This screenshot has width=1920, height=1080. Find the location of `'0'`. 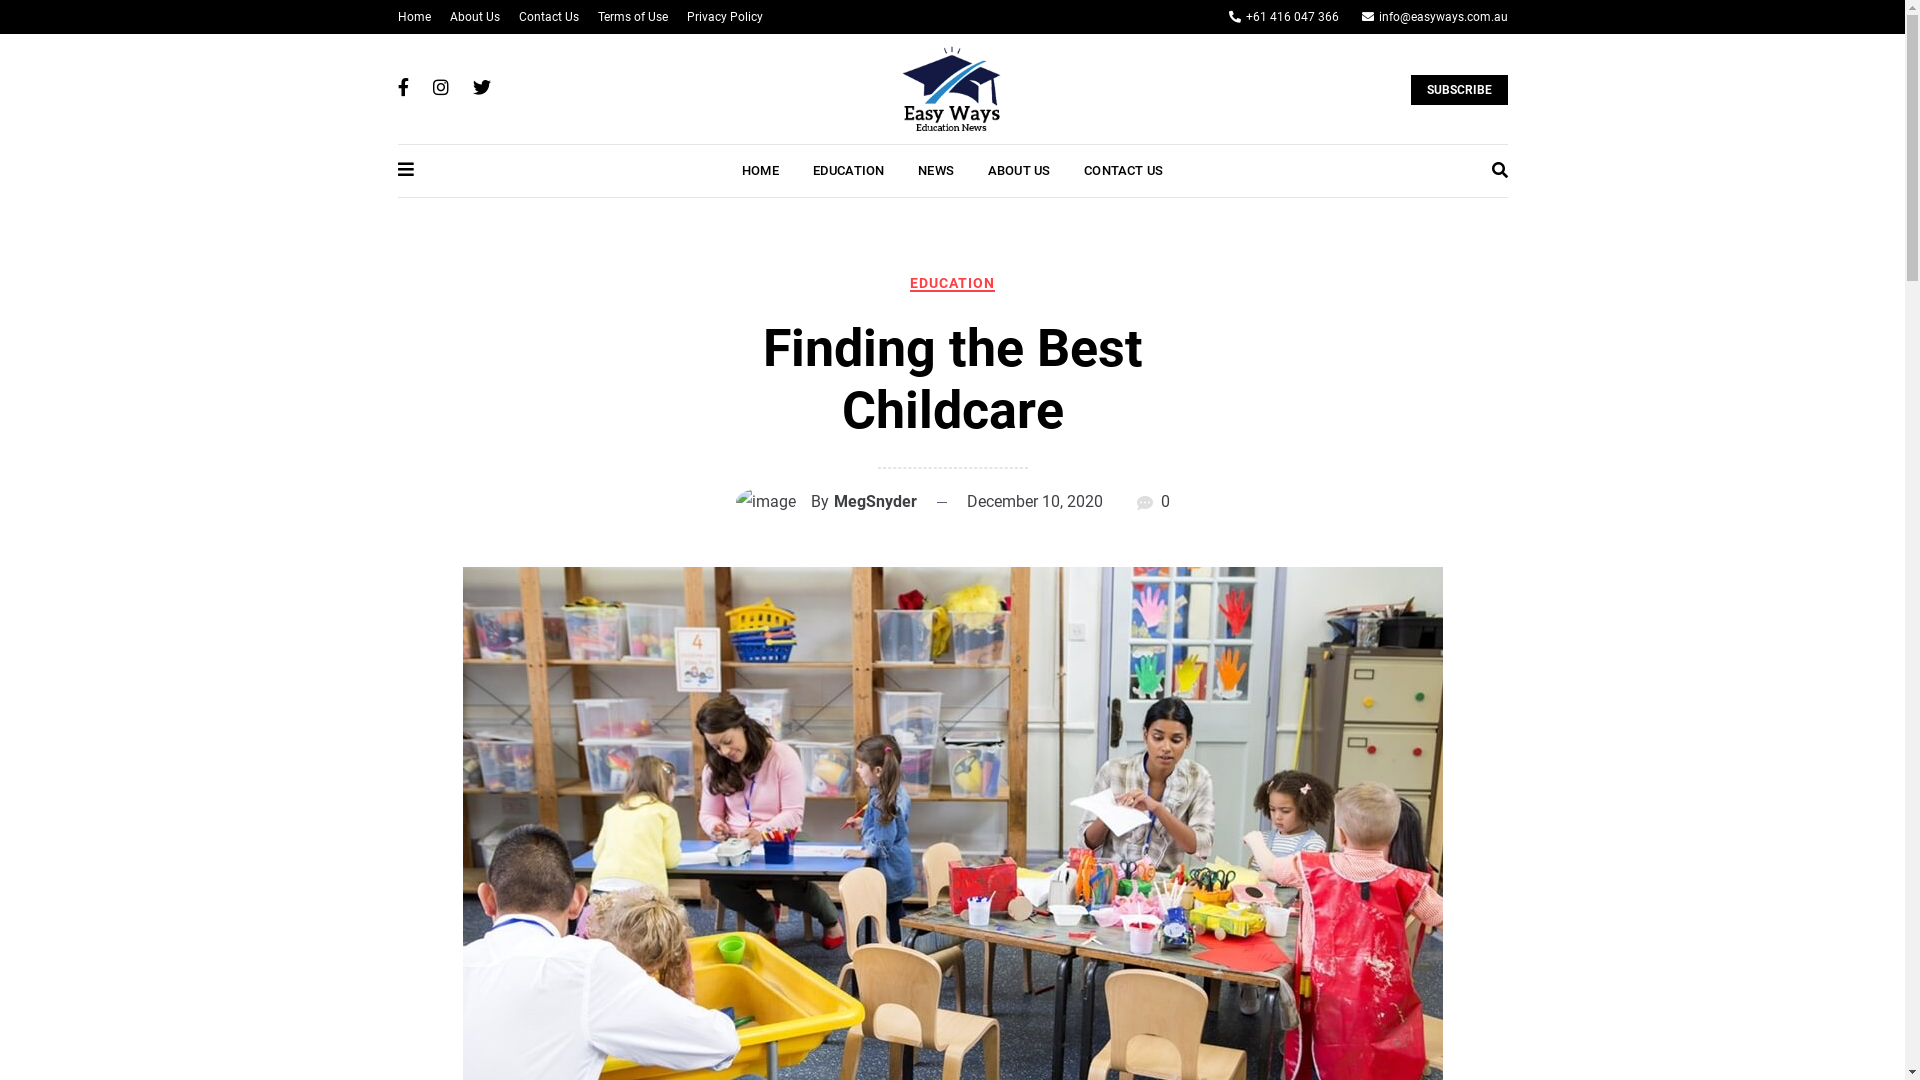

'0' is located at coordinates (1164, 500).